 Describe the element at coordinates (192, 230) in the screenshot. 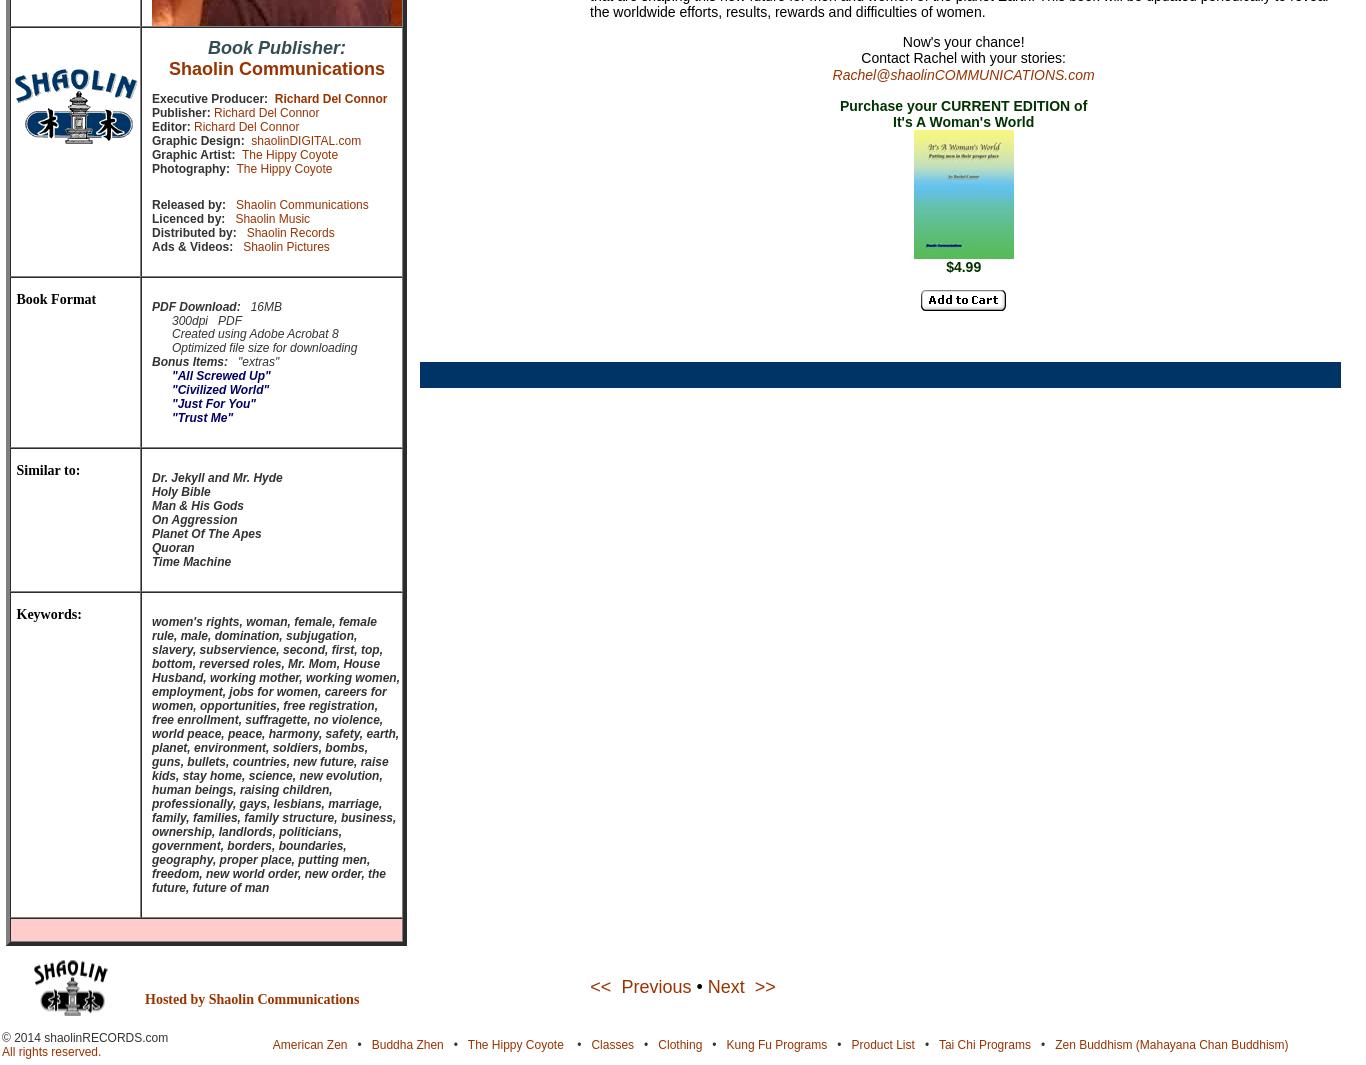

I see `'Distributed by:'` at that location.